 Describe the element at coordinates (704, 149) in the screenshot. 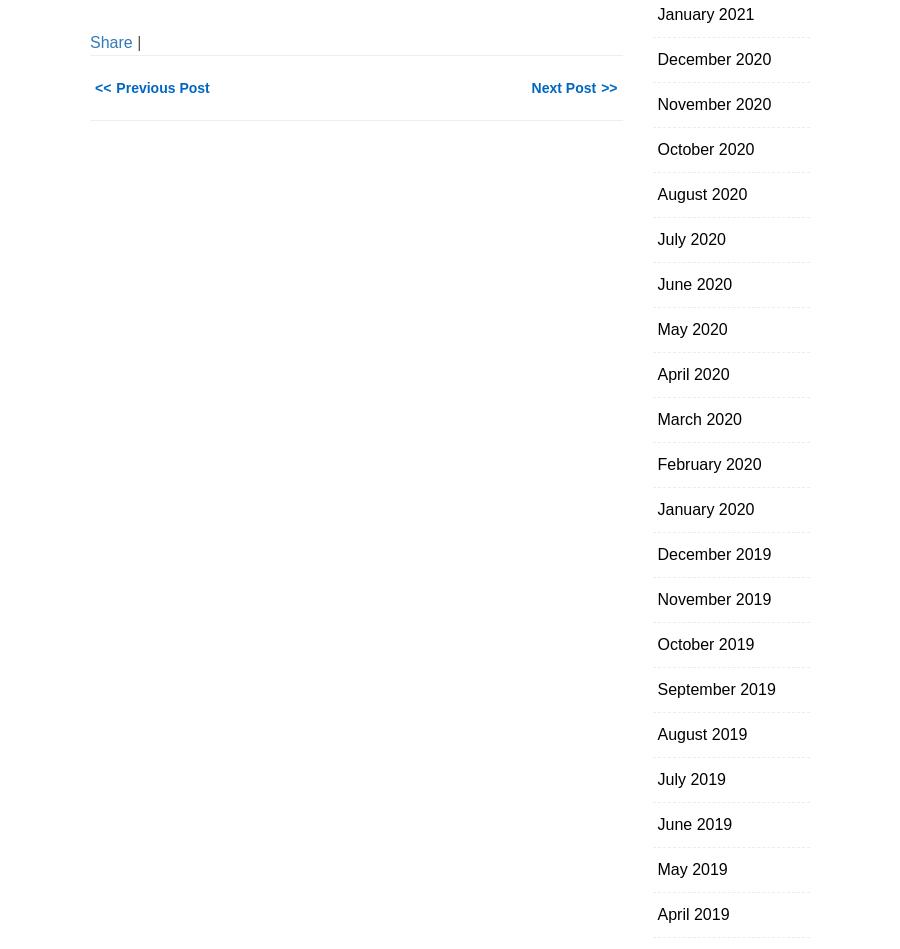

I see `'October 2020'` at that location.